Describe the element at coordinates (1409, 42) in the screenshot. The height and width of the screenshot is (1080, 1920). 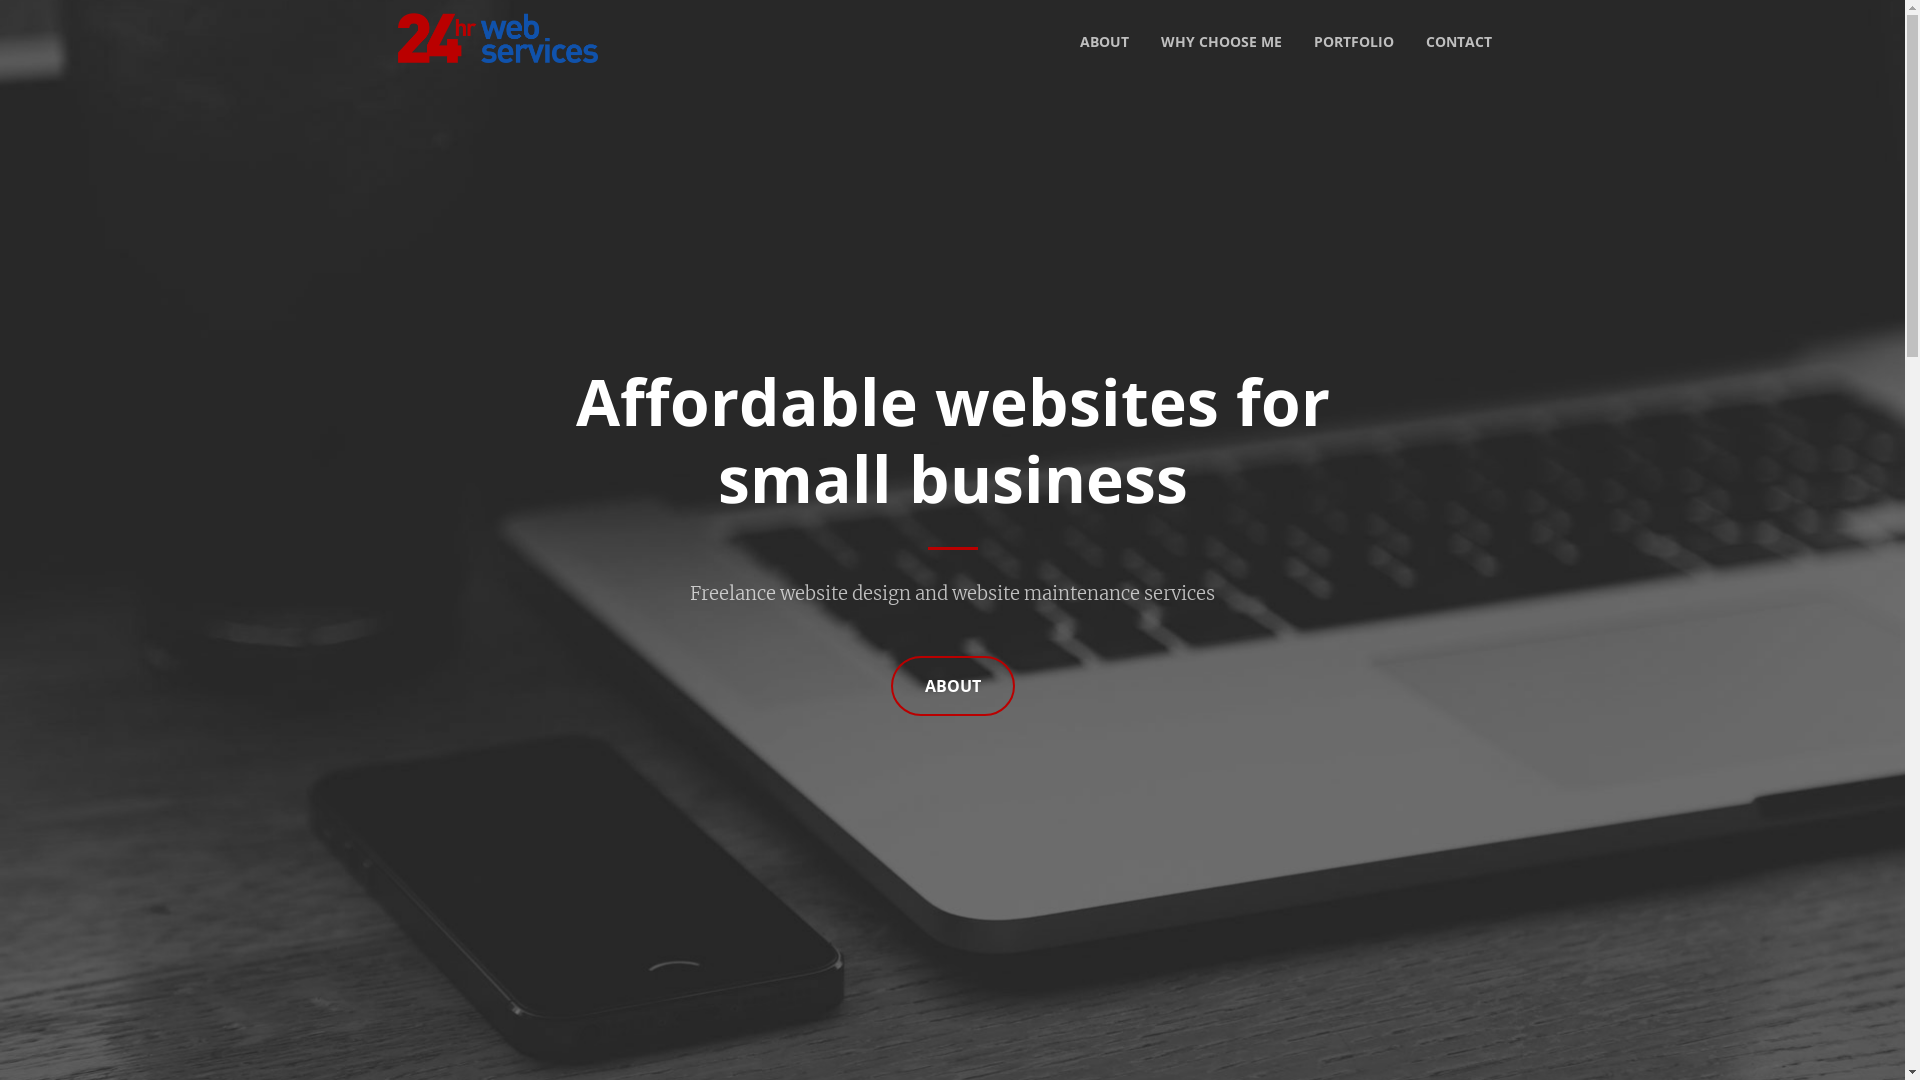
I see `'CONTACT'` at that location.